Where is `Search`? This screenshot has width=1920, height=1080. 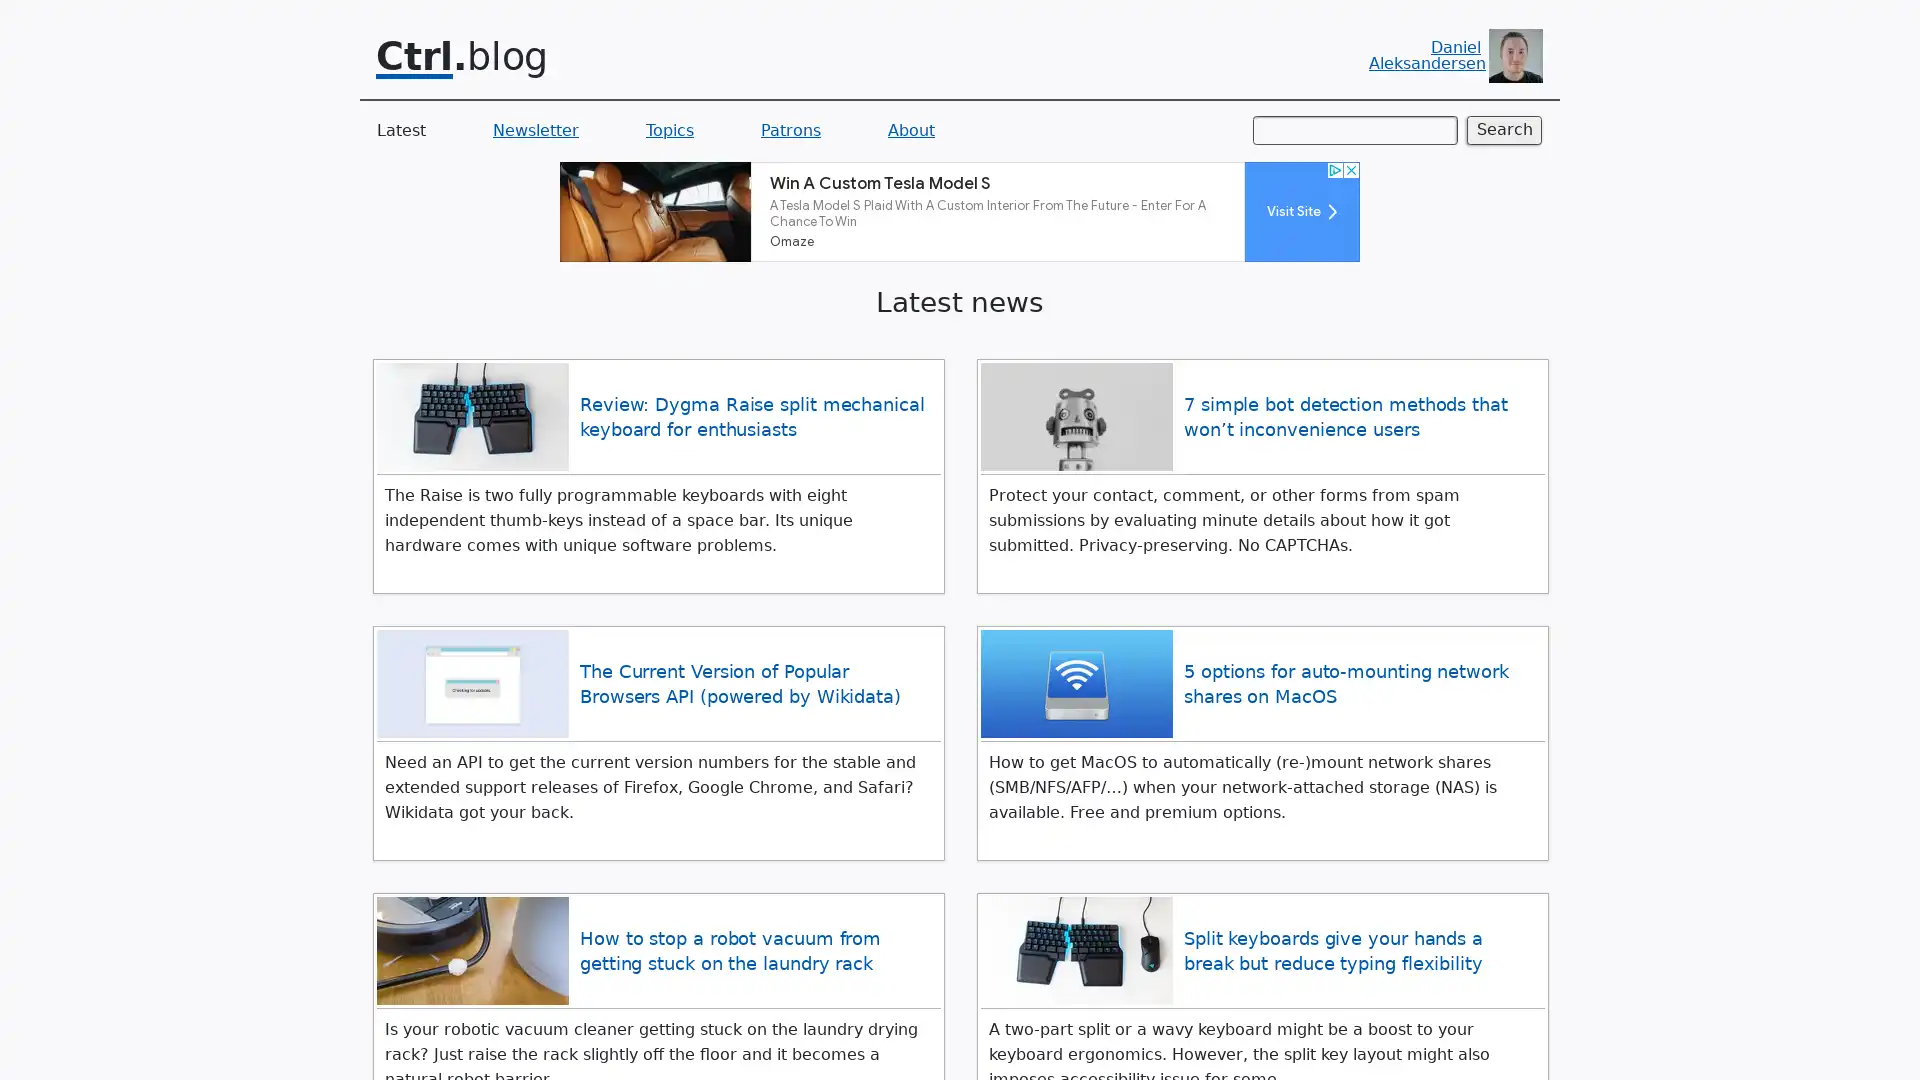 Search is located at coordinates (1504, 129).